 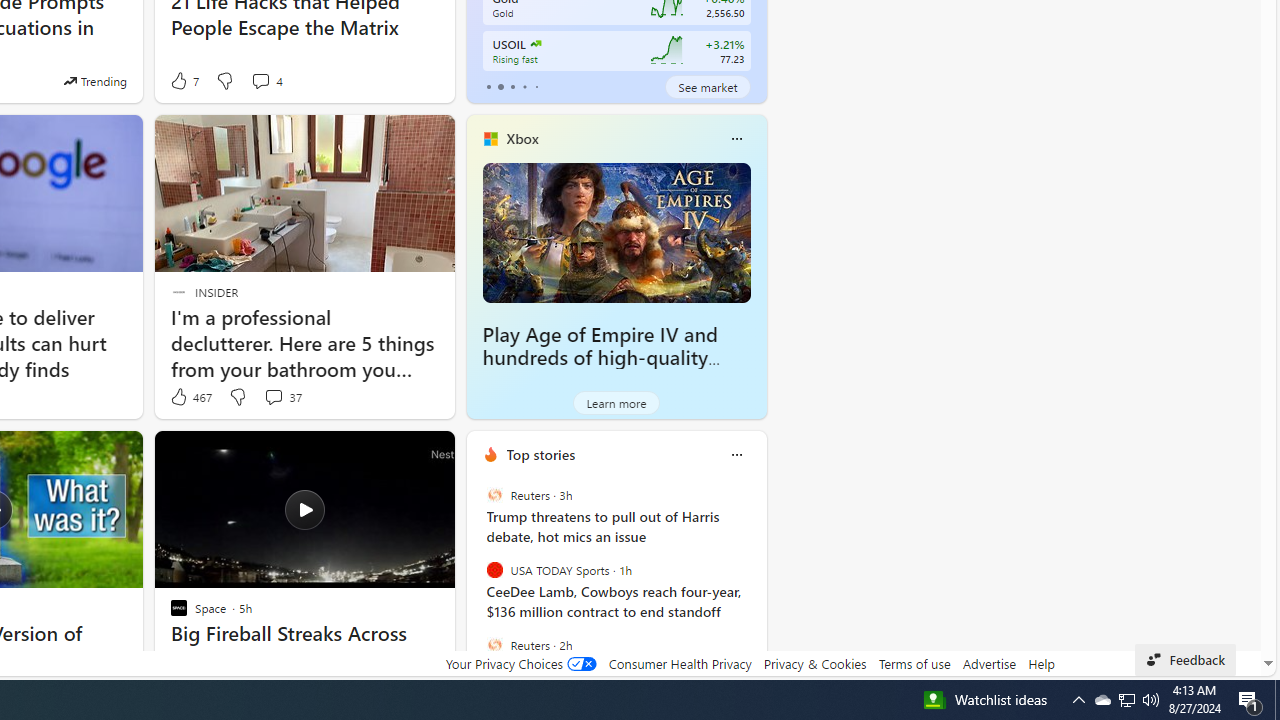 What do you see at coordinates (524, 86) in the screenshot?
I see `'tab-3'` at bounding box center [524, 86].